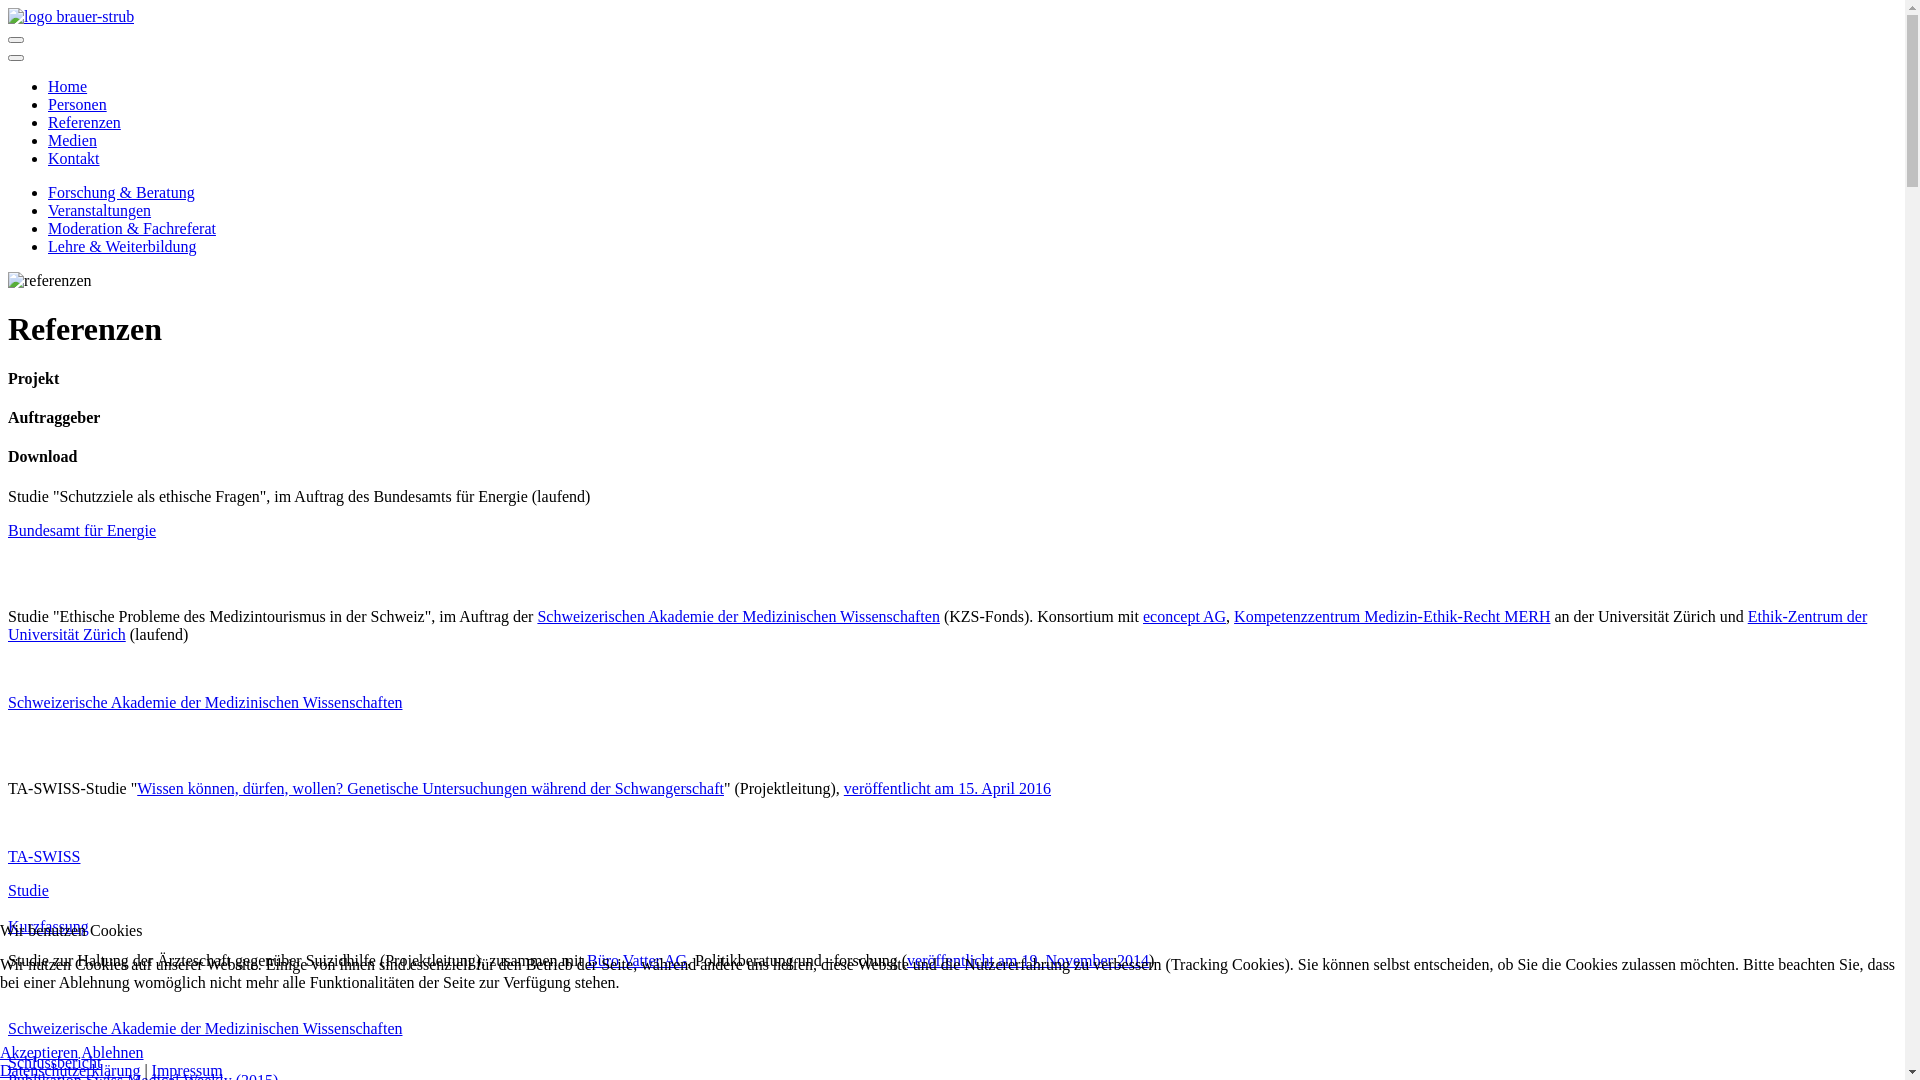  I want to click on 'Schweizerische Akademie der Medizinischen Wissenschaften', so click(205, 701).